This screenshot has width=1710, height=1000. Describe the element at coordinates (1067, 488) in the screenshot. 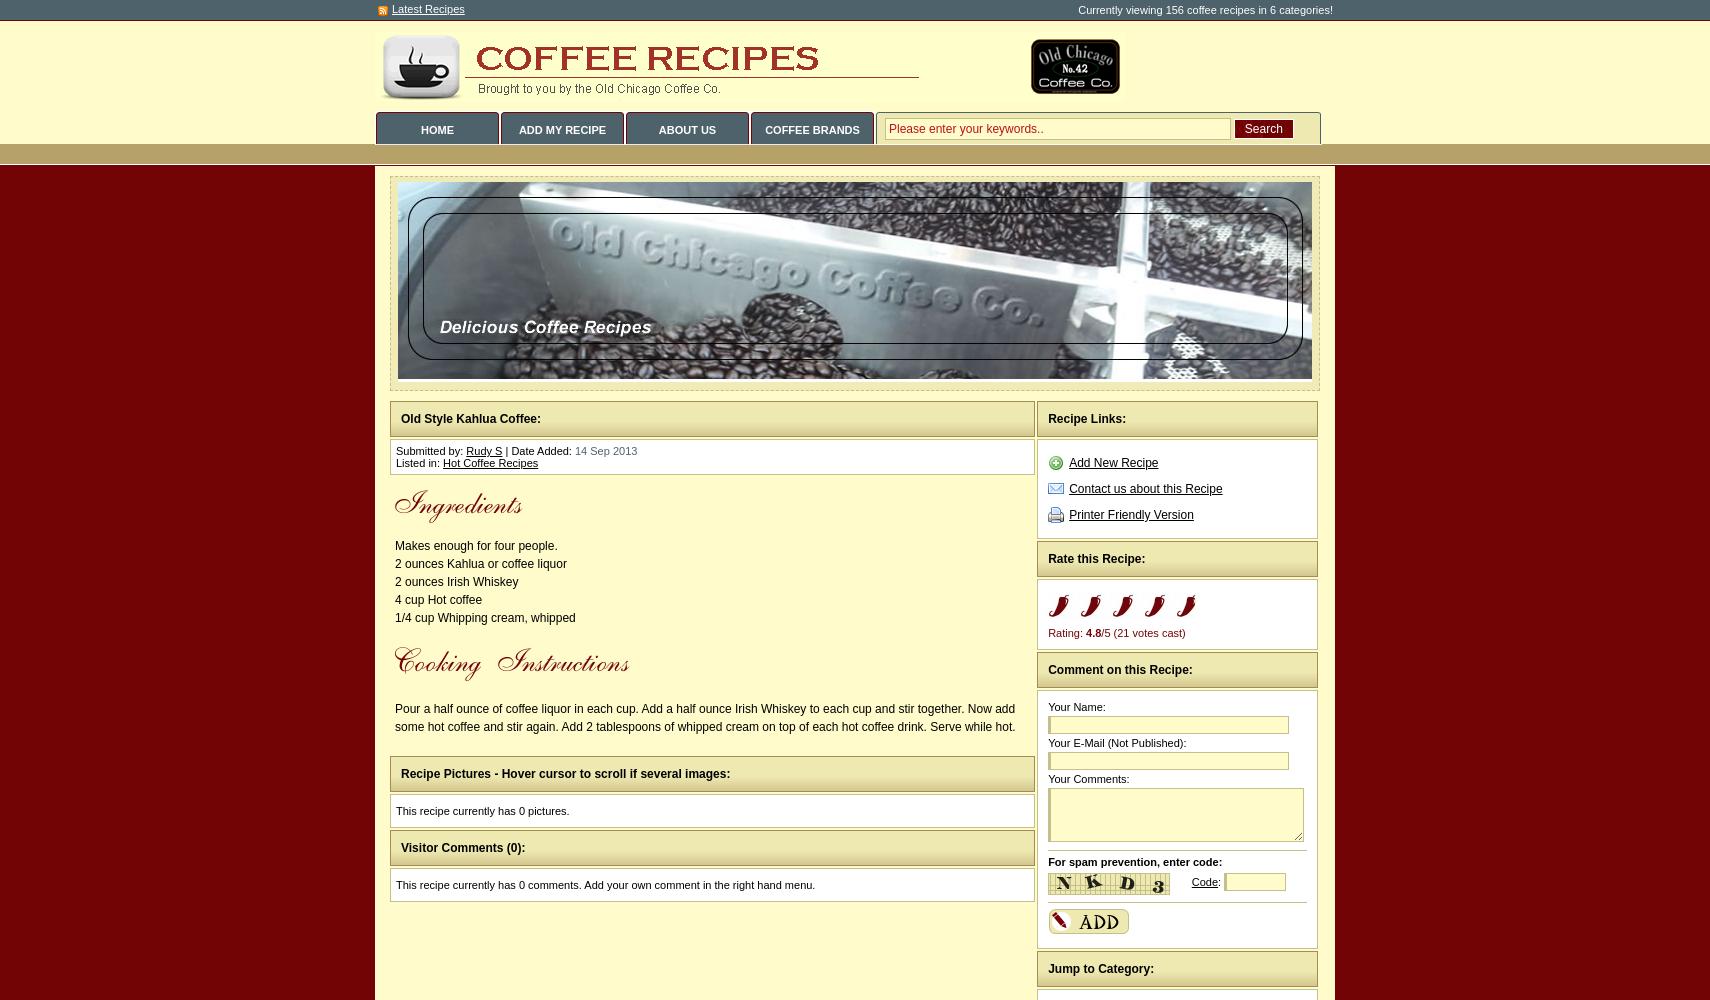

I see `'Contact us about this Recipe'` at that location.